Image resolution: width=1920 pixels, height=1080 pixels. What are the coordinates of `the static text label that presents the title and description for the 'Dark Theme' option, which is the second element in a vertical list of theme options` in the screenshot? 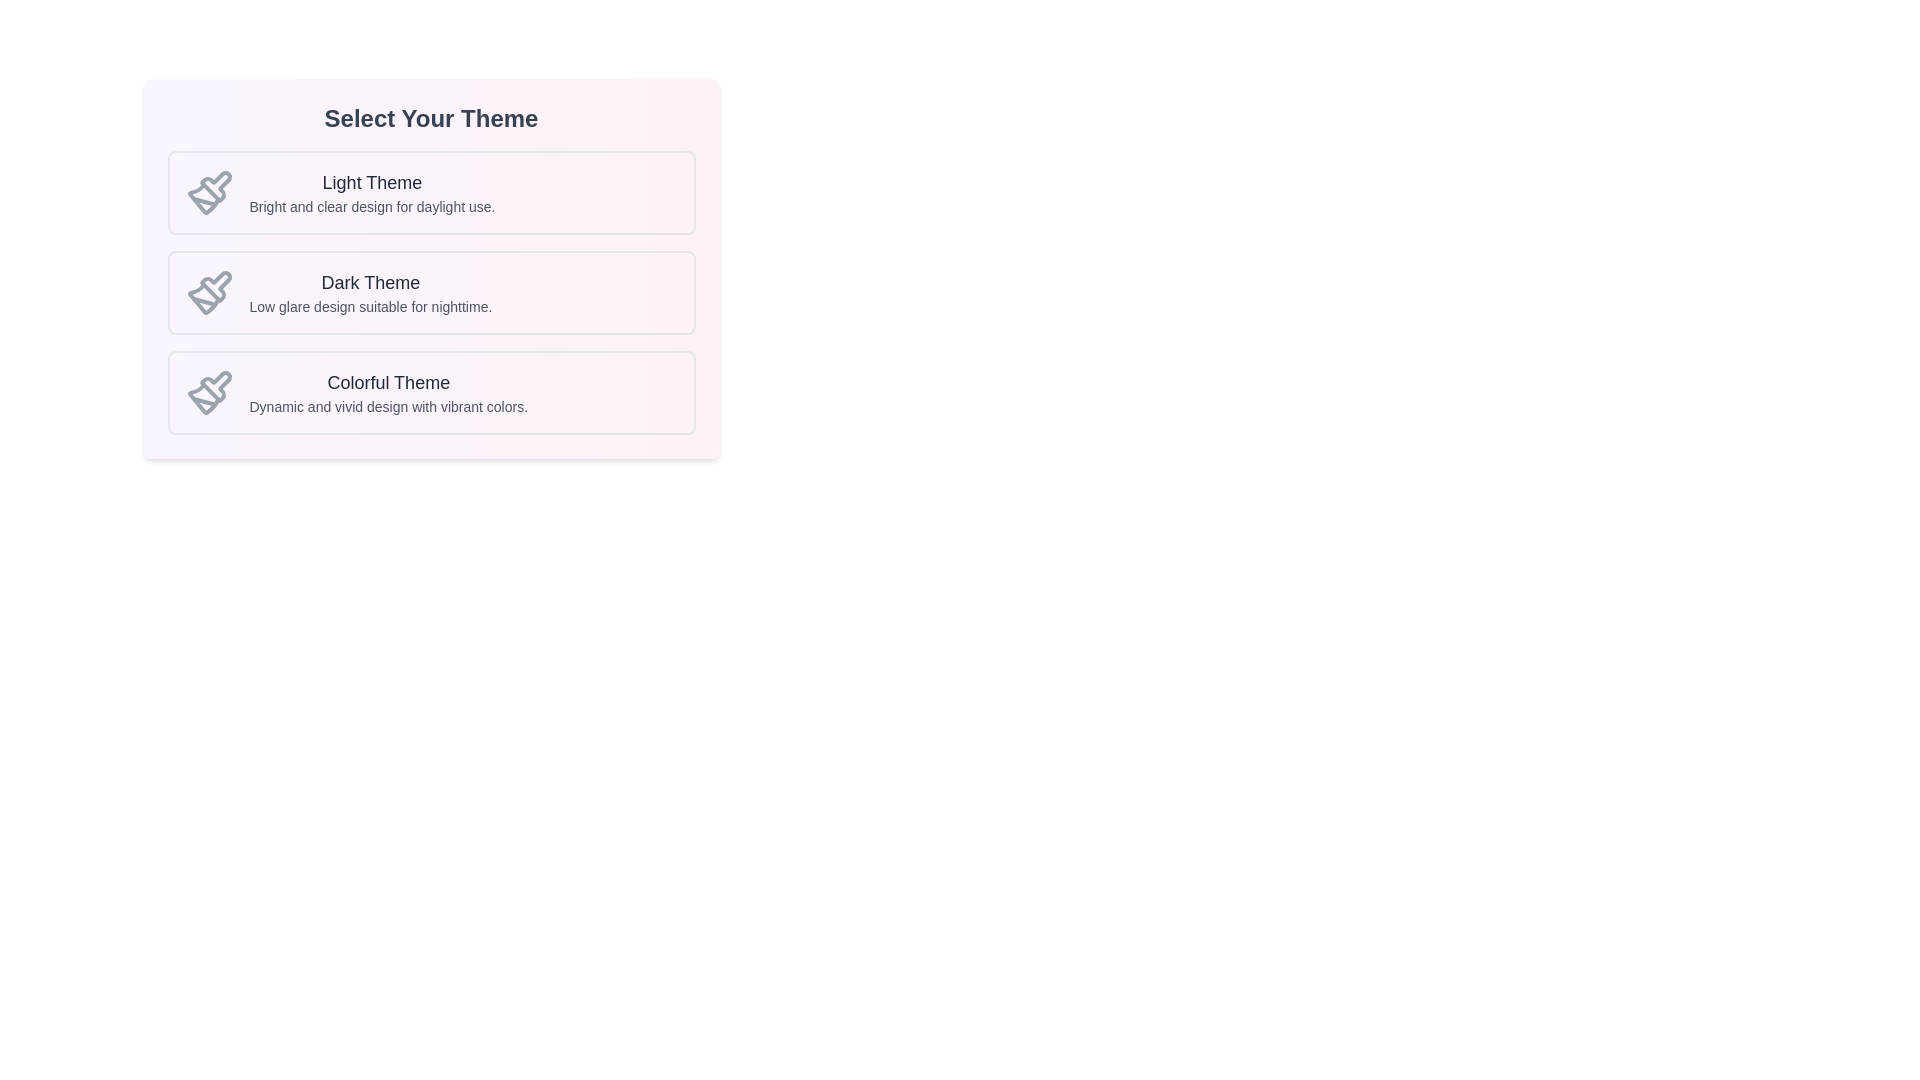 It's located at (370, 293).